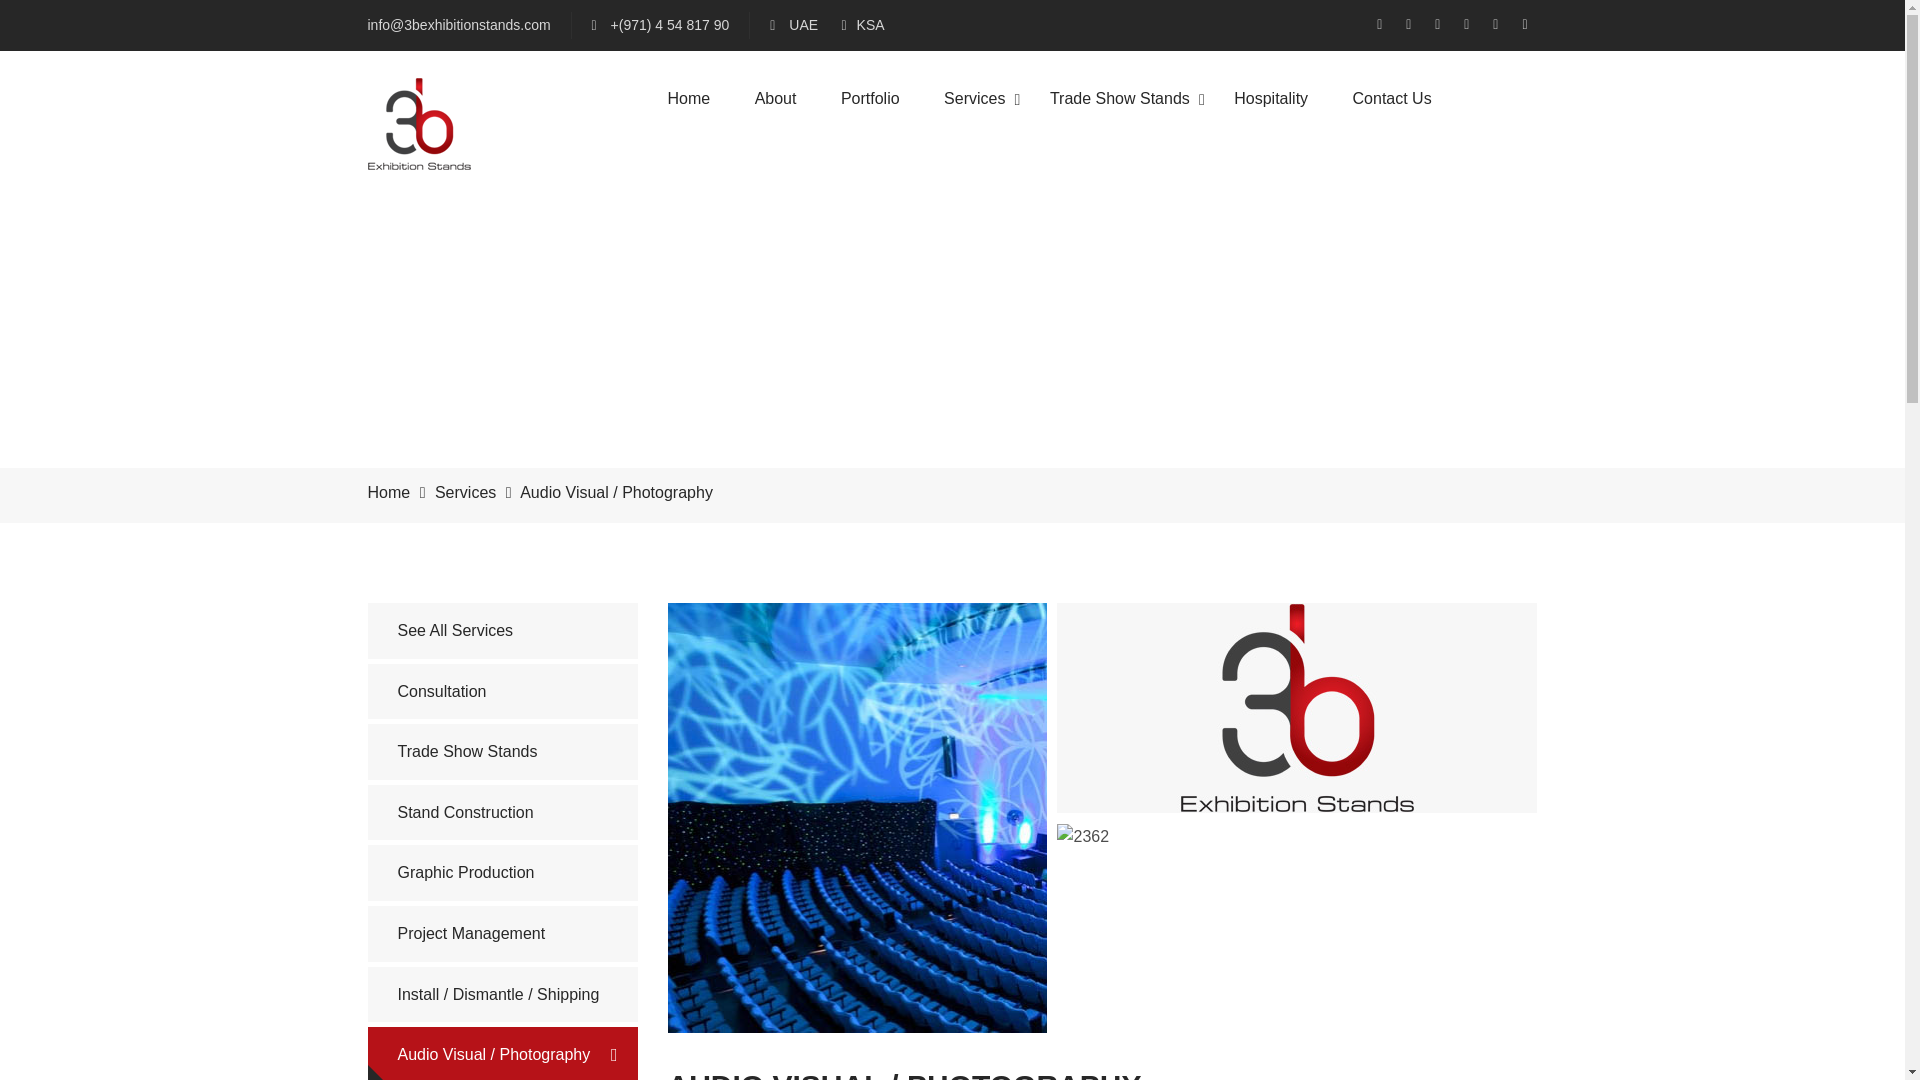  I want to click on 'Services', so click(974, 98).